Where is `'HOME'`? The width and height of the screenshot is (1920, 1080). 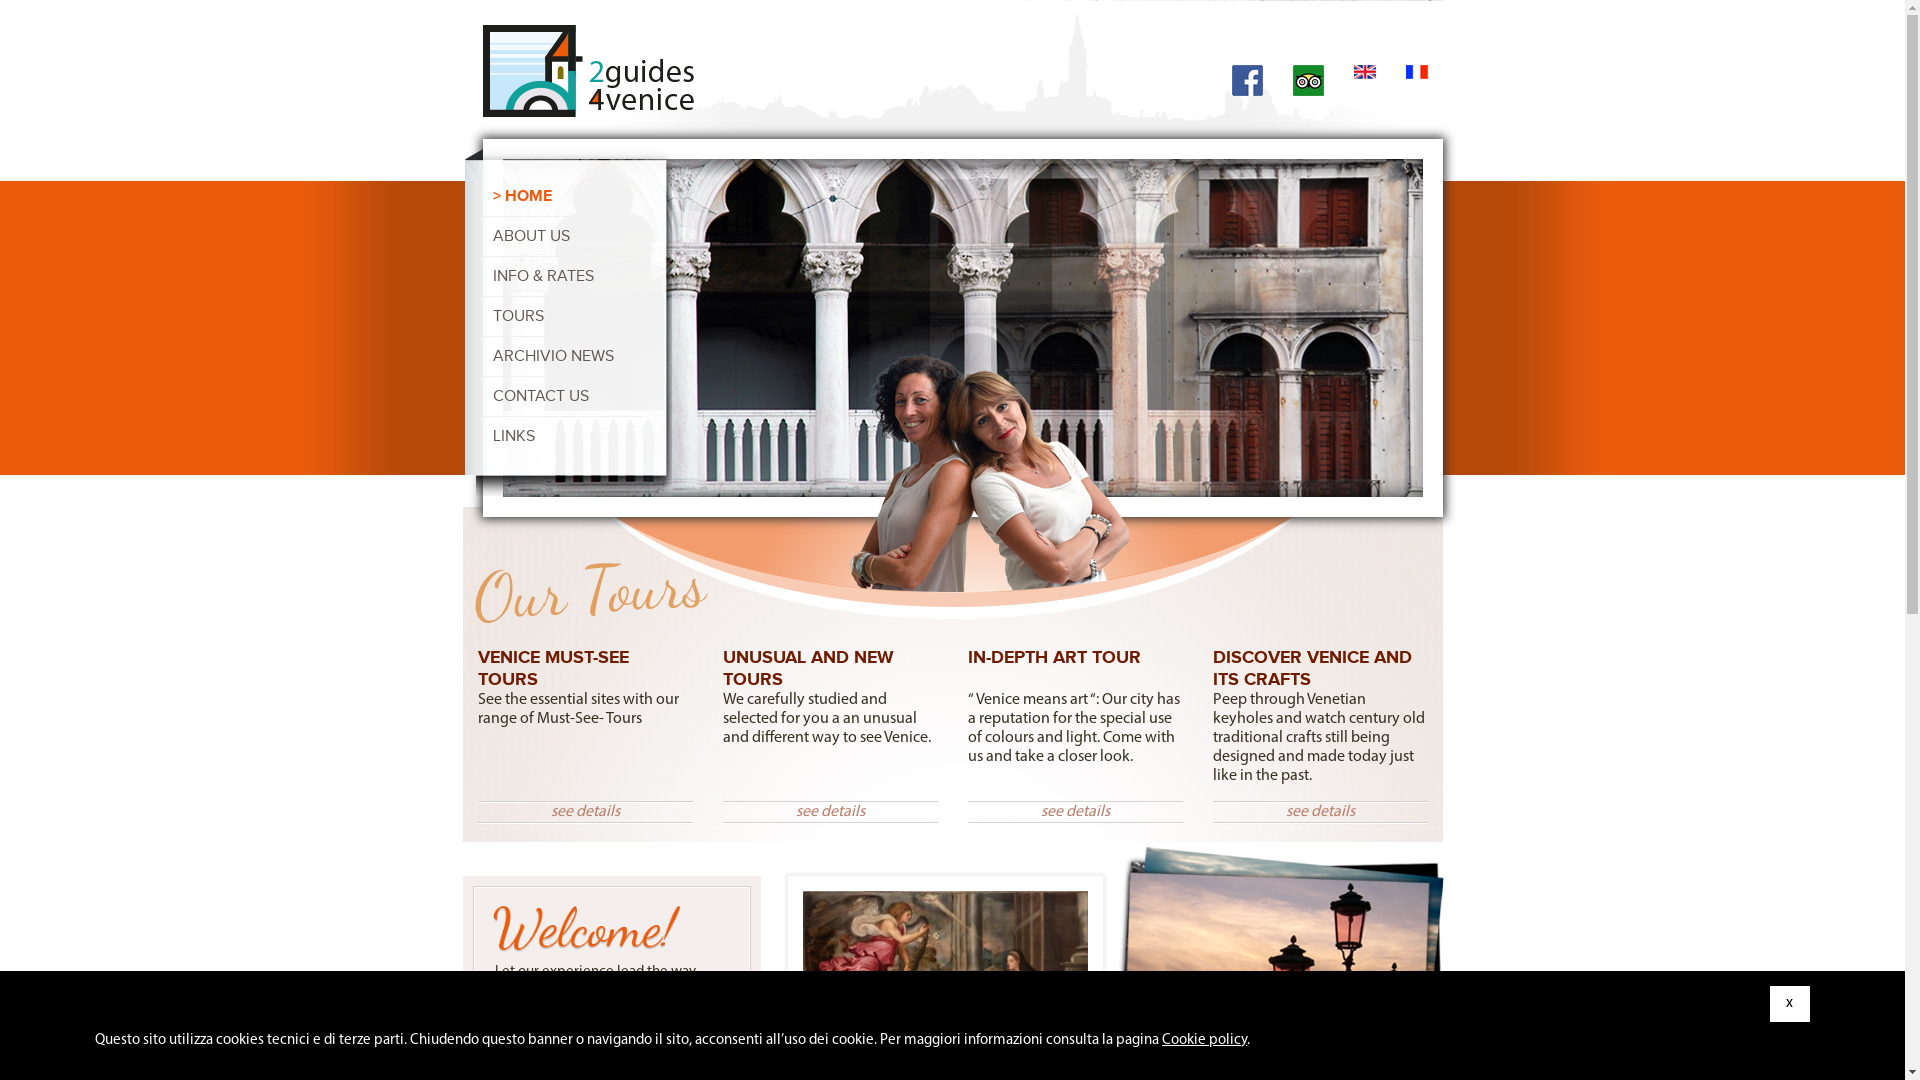
'HOME' is located at coordinates (521, 196).